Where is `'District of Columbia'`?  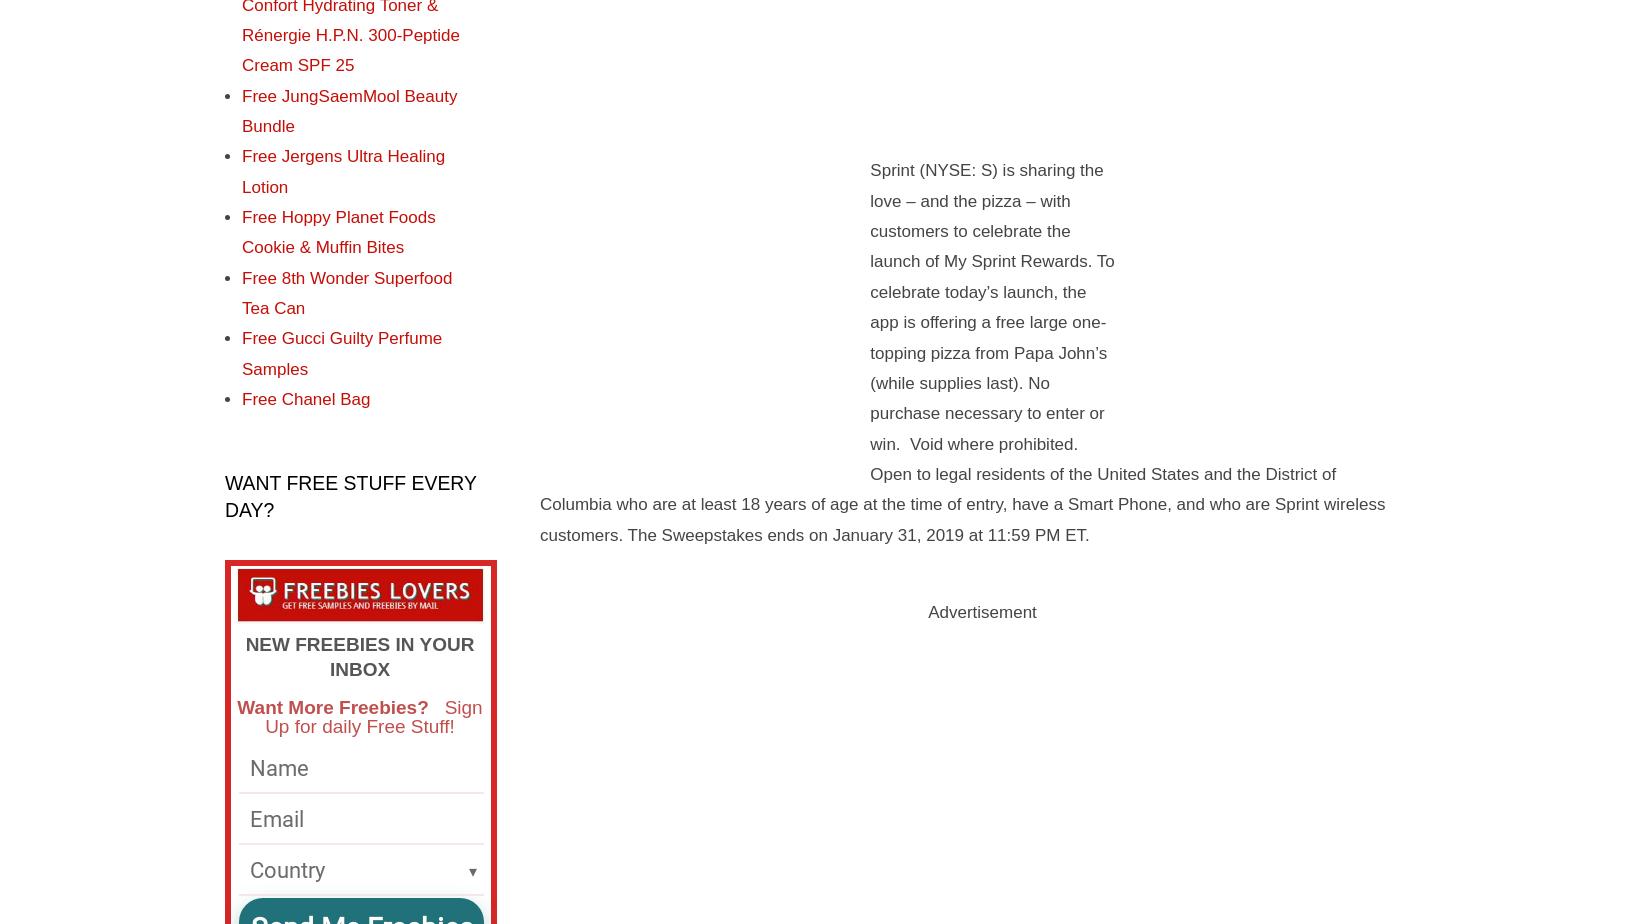
'District of Columbia' is located at coordinates (938, 488).